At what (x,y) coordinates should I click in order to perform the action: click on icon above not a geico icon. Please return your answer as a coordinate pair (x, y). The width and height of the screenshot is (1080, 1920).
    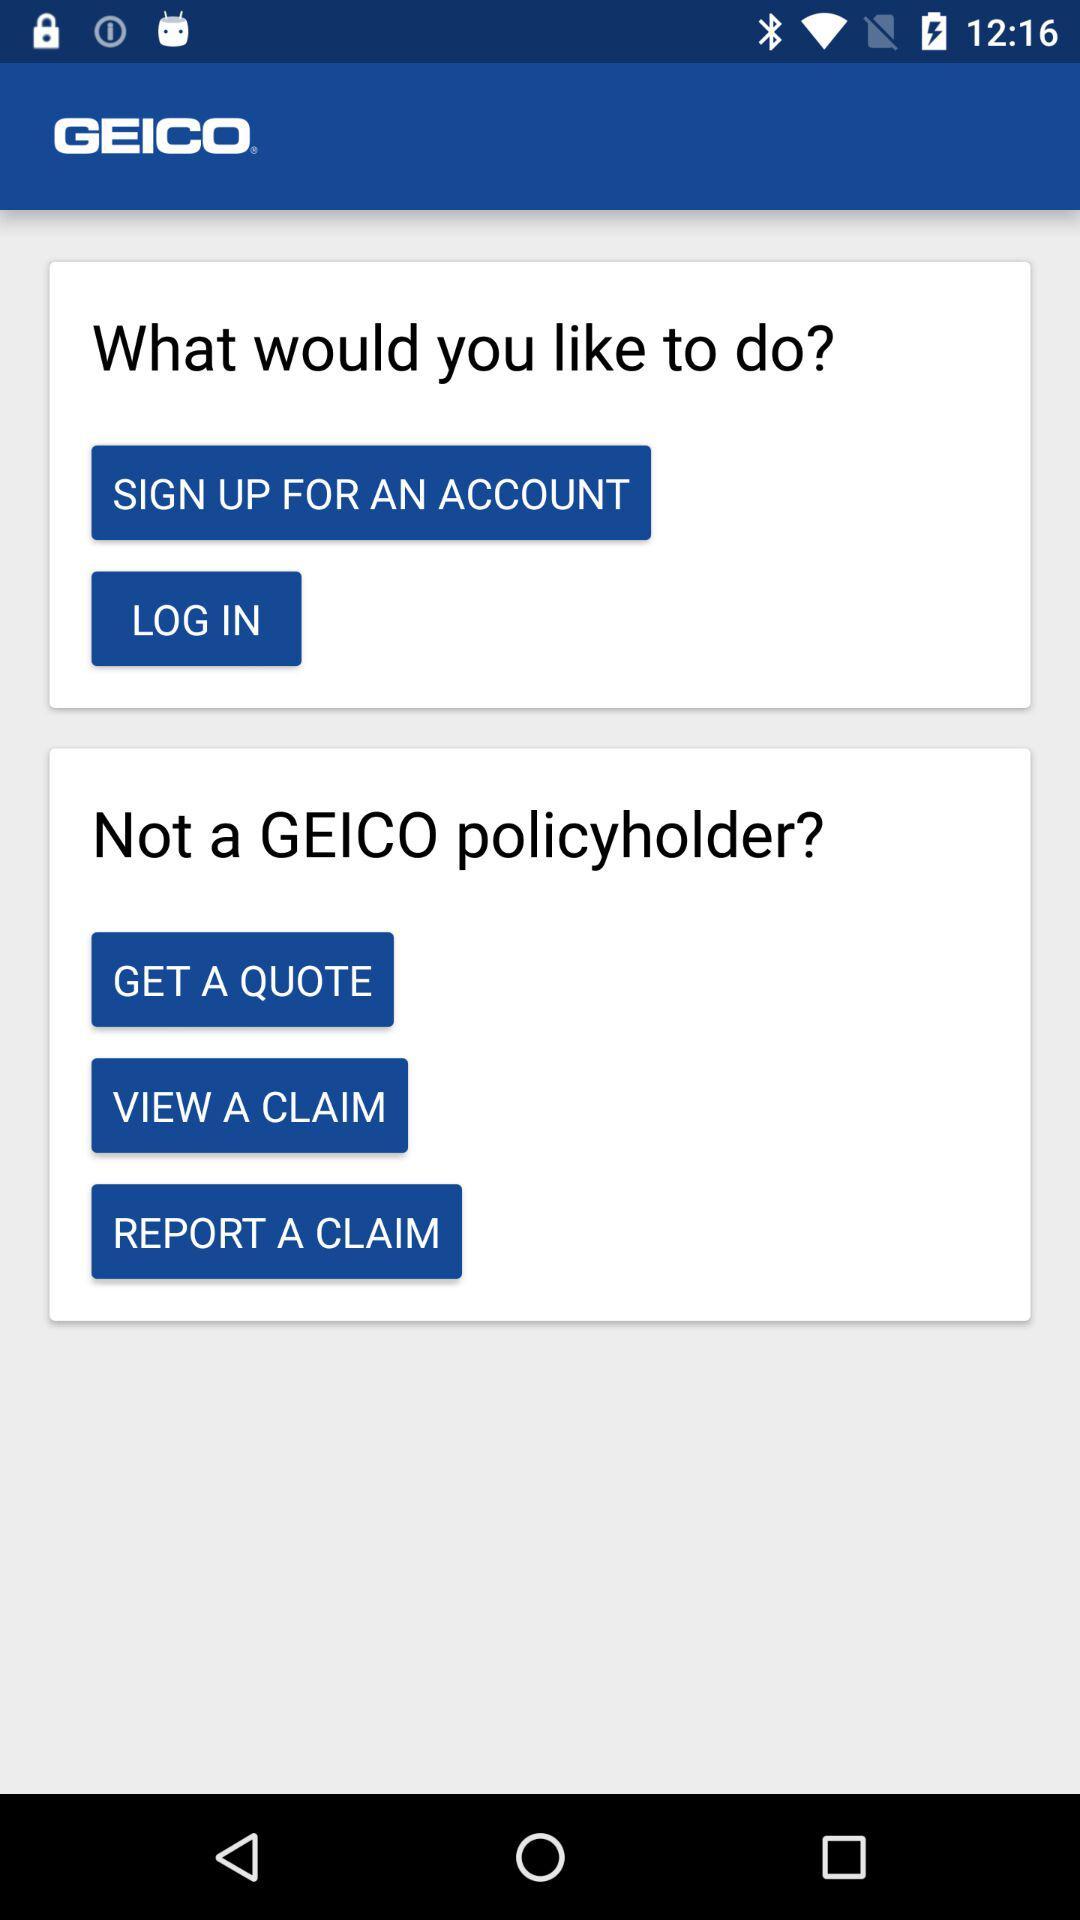
    Looking at the image, I should click on (196, 617).